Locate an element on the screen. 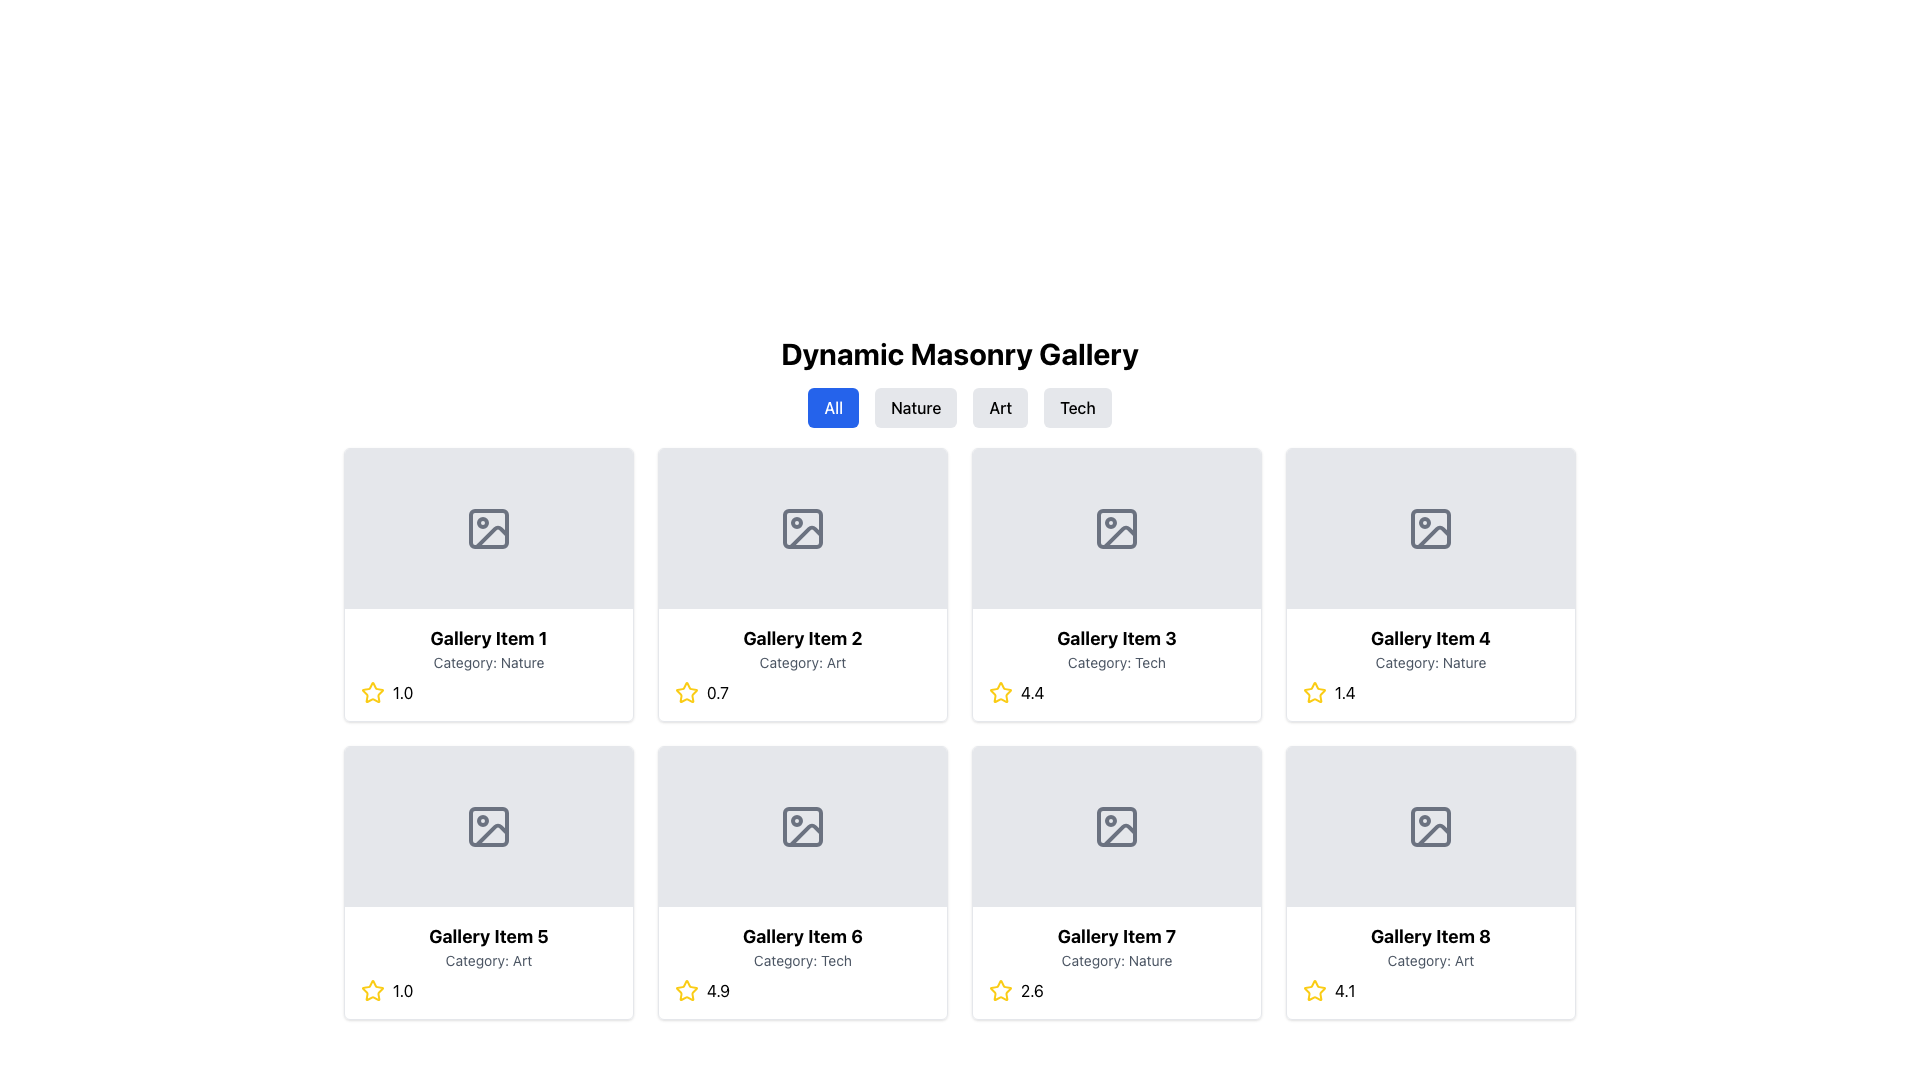 The width and height of the screenshot is (1920, 1080). the text label displaying 'Category: Tech' which is positioned below the title 'Gallery Item 6' in the Gallery Item 6 card is located at coordinates (802, 959).